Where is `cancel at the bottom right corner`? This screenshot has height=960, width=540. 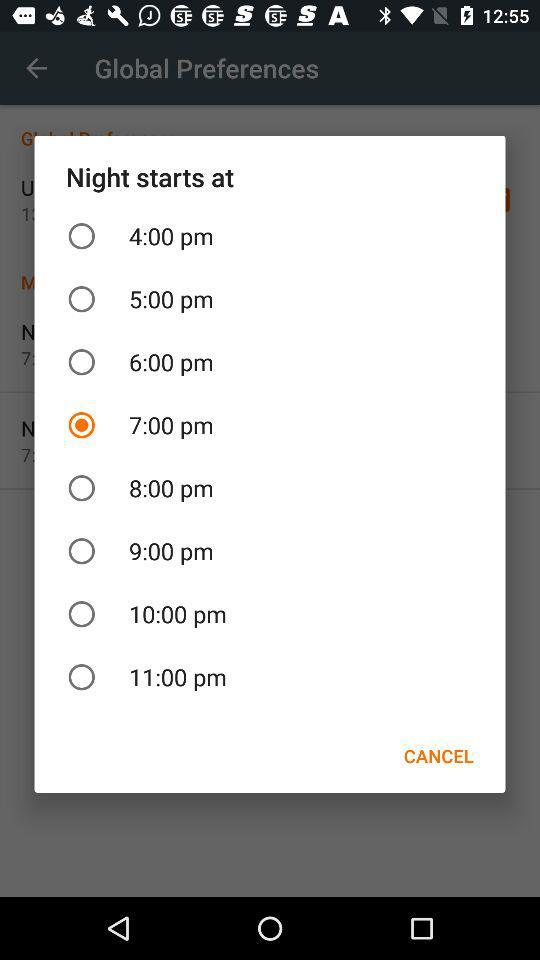 cancel at the bottom right corner is located at coordinates (437, 755).